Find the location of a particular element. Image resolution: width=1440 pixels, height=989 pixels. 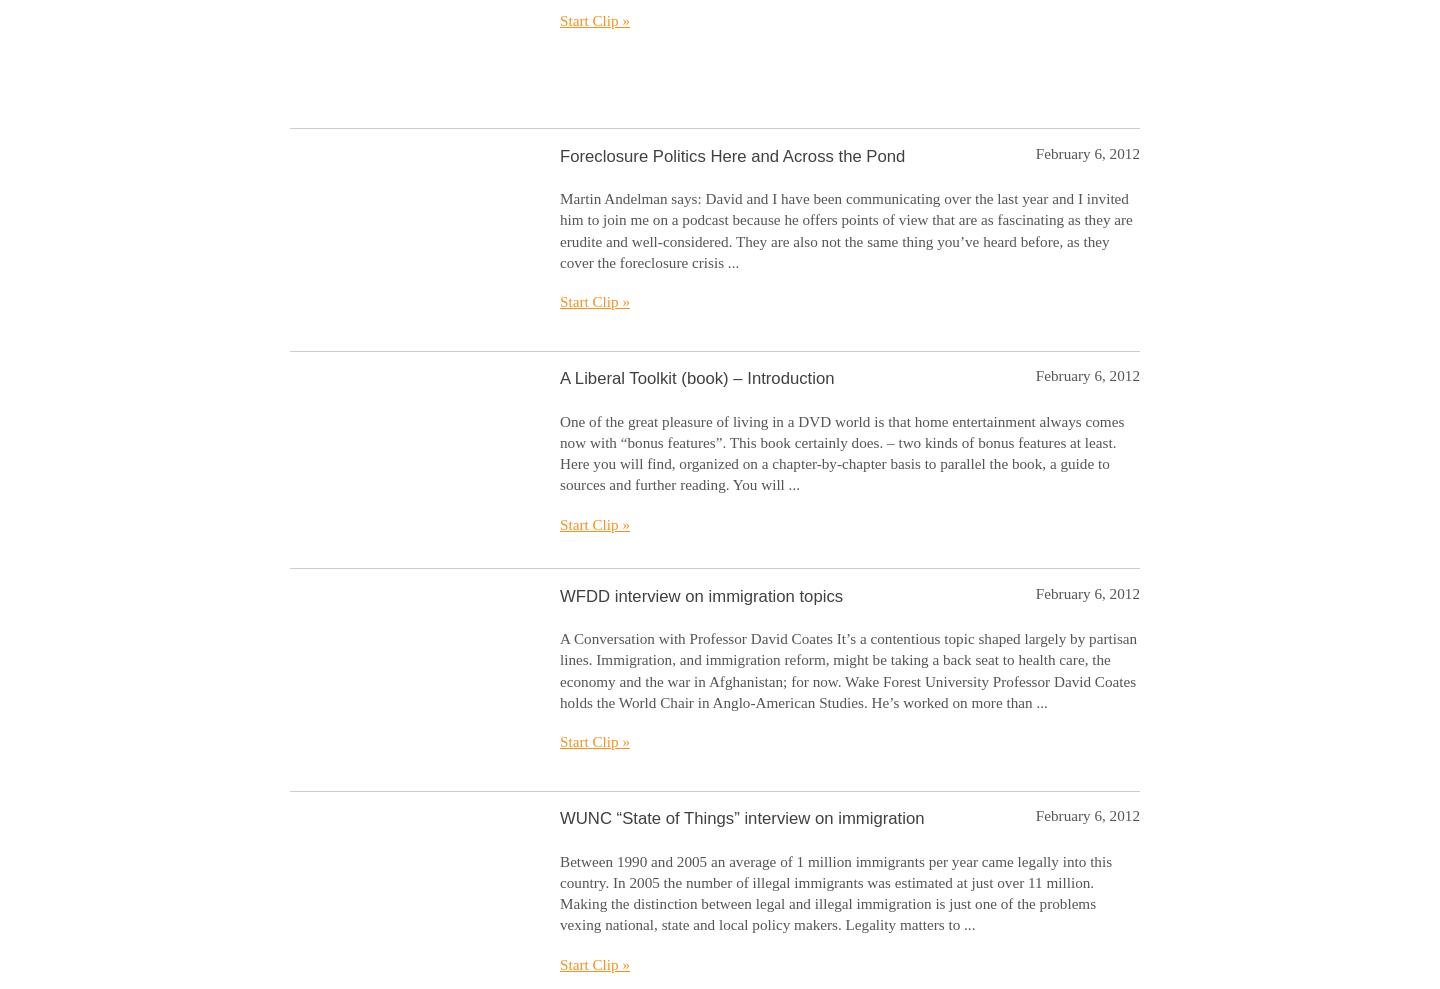

'A Conversation with Professor David Coates It’s a contentious topic shaped largely by partisan lines. Immigration, and immigration reform, might be taking a back seat to health care, the economy and the war in Afghanistan; for now. Wake Forest University Professor David Coates holds the World Chair in Anglo-American Studies. He’s worked on more than ...' is located at coordinates (560, 669).